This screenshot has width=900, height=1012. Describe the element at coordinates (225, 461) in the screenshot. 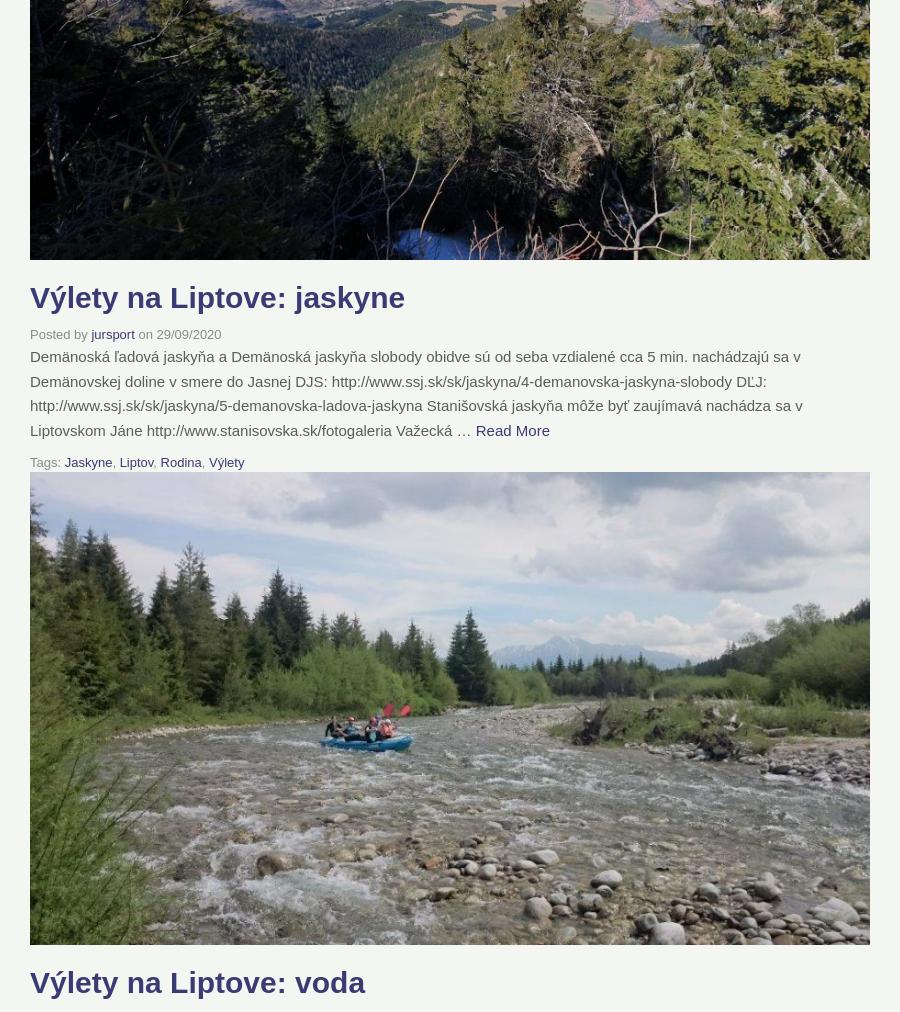

I see `'Výlety'` at that location.